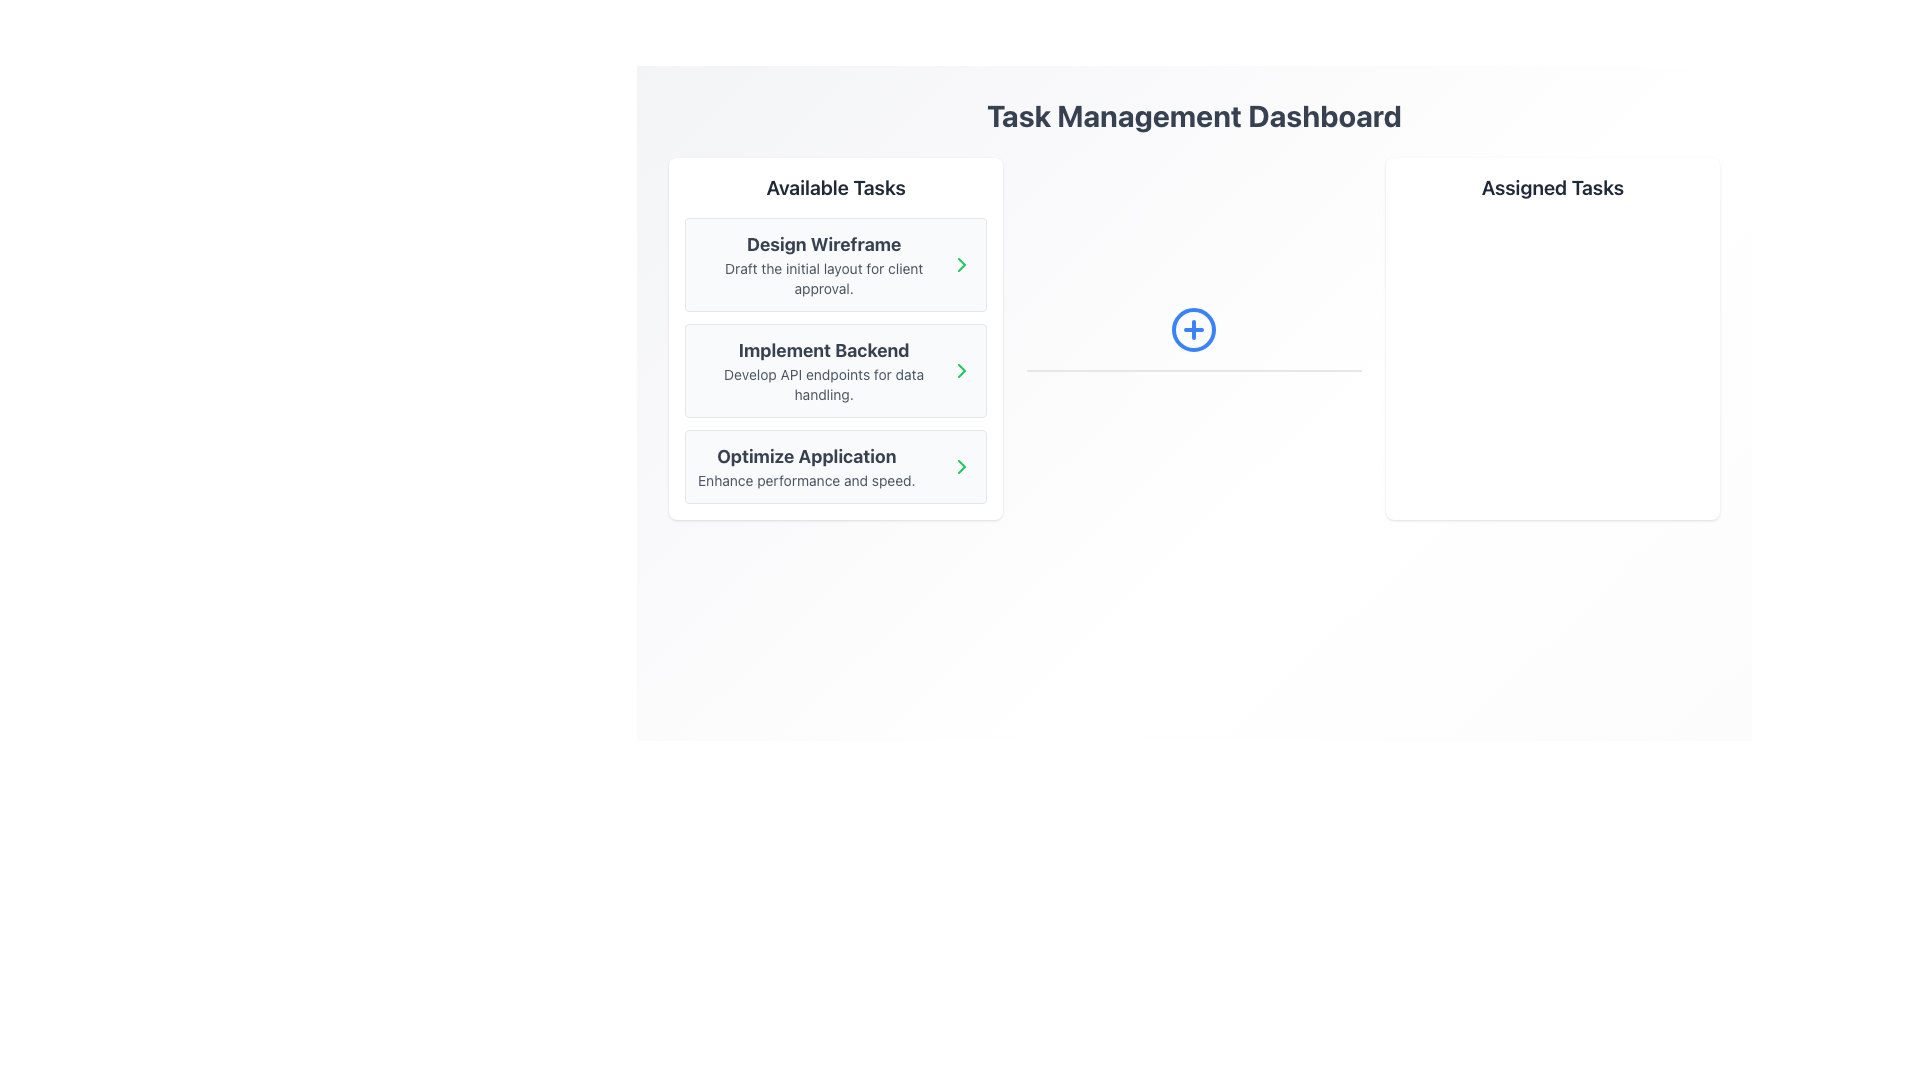 The height and width of the screenshot is (1080, 1920). What do you see at coordinates (836, 188) in the screenshot?
I see `the text label 'Available Tasks' which is prominently displayed in bold black font at the top of the left pane of the dashboard` at bounding box center [836, 188].